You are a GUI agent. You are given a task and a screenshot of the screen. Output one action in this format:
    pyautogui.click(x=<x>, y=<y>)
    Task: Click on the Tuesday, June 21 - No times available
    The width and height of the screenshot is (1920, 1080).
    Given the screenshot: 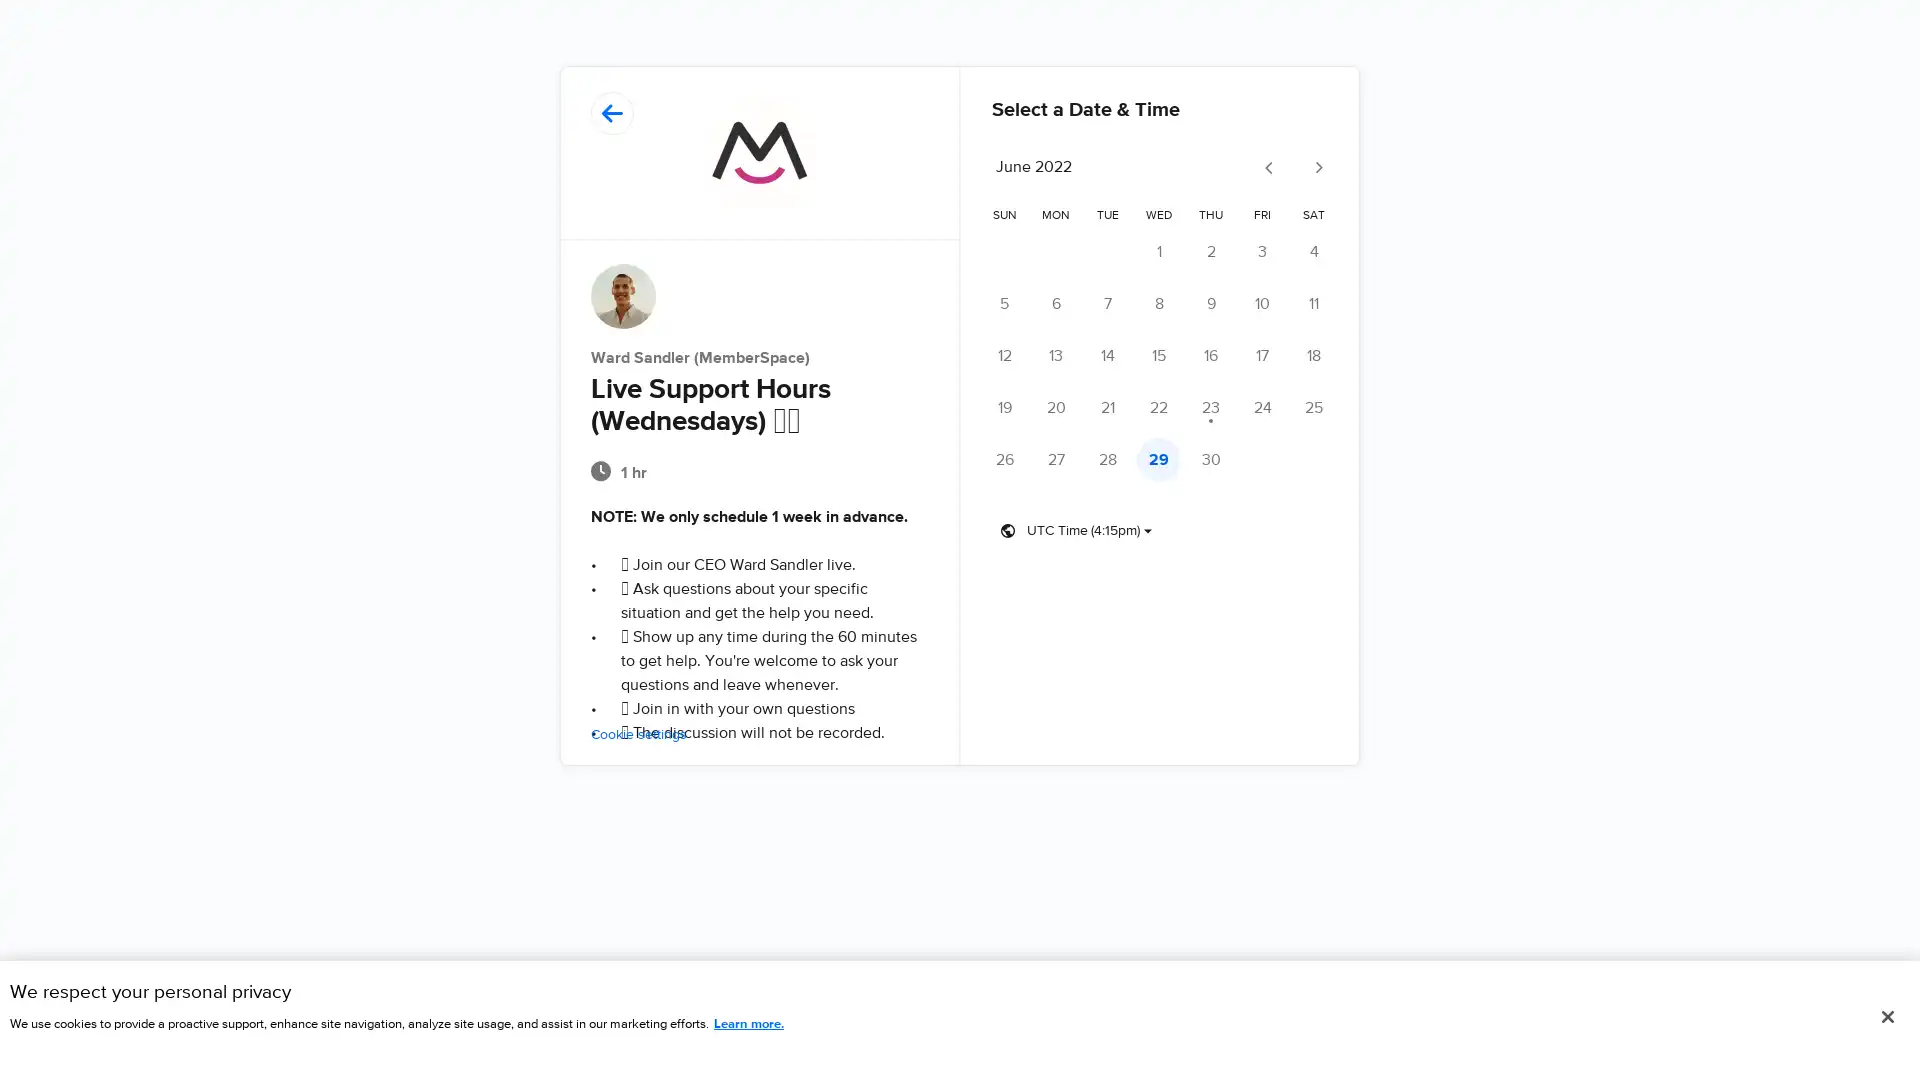 What is the action you would take?
    pyautogui.click(x=1106, y=407)
    